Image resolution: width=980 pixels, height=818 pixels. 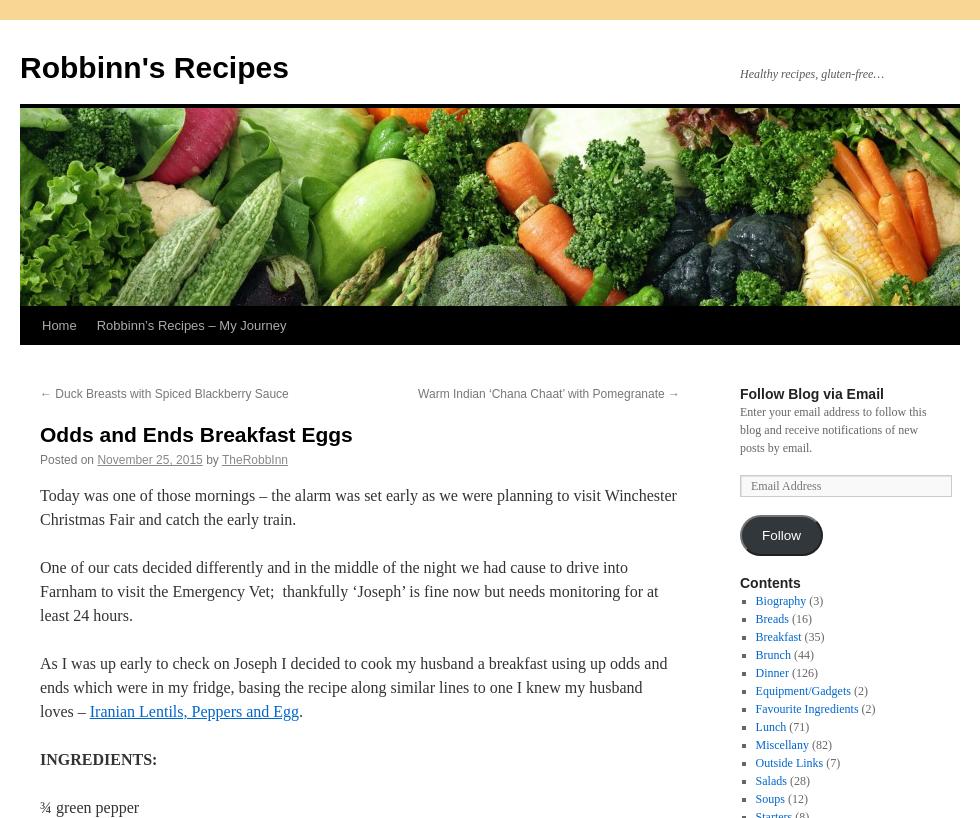 I want to click on '(71)', so click(x=797, y=726).